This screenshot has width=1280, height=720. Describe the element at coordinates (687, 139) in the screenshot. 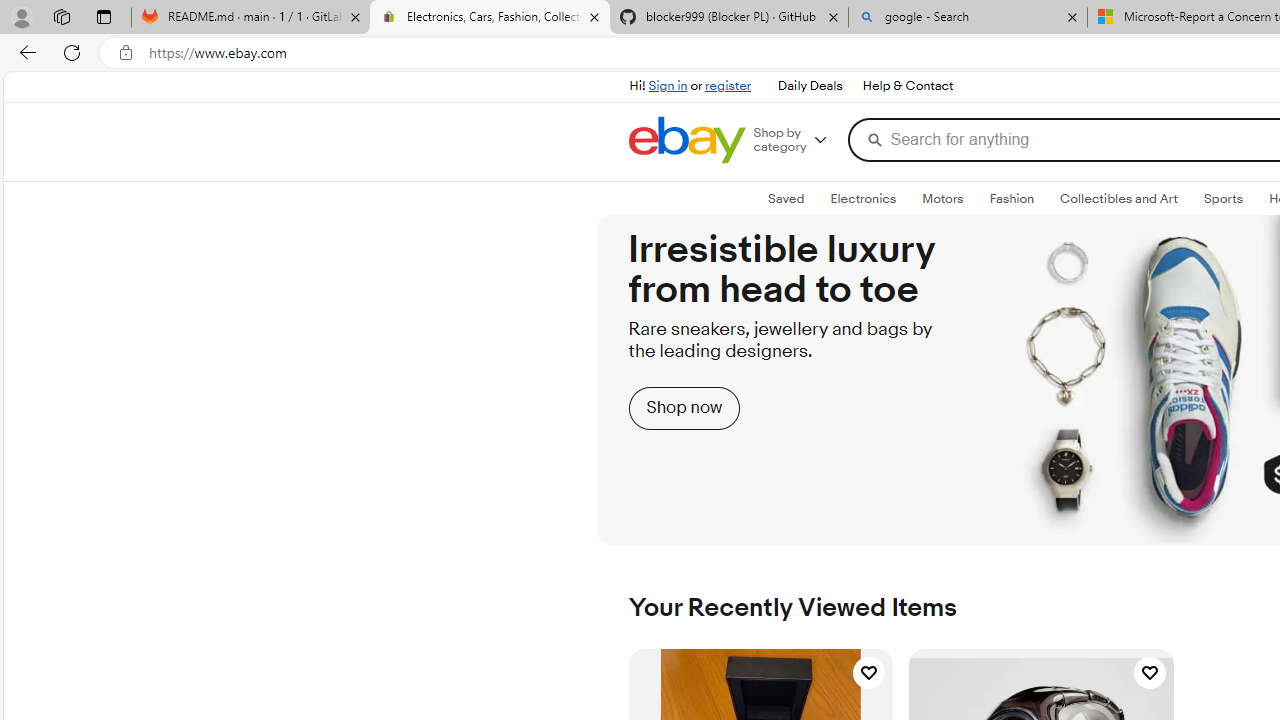

I see `'eBay Home'` at that location.